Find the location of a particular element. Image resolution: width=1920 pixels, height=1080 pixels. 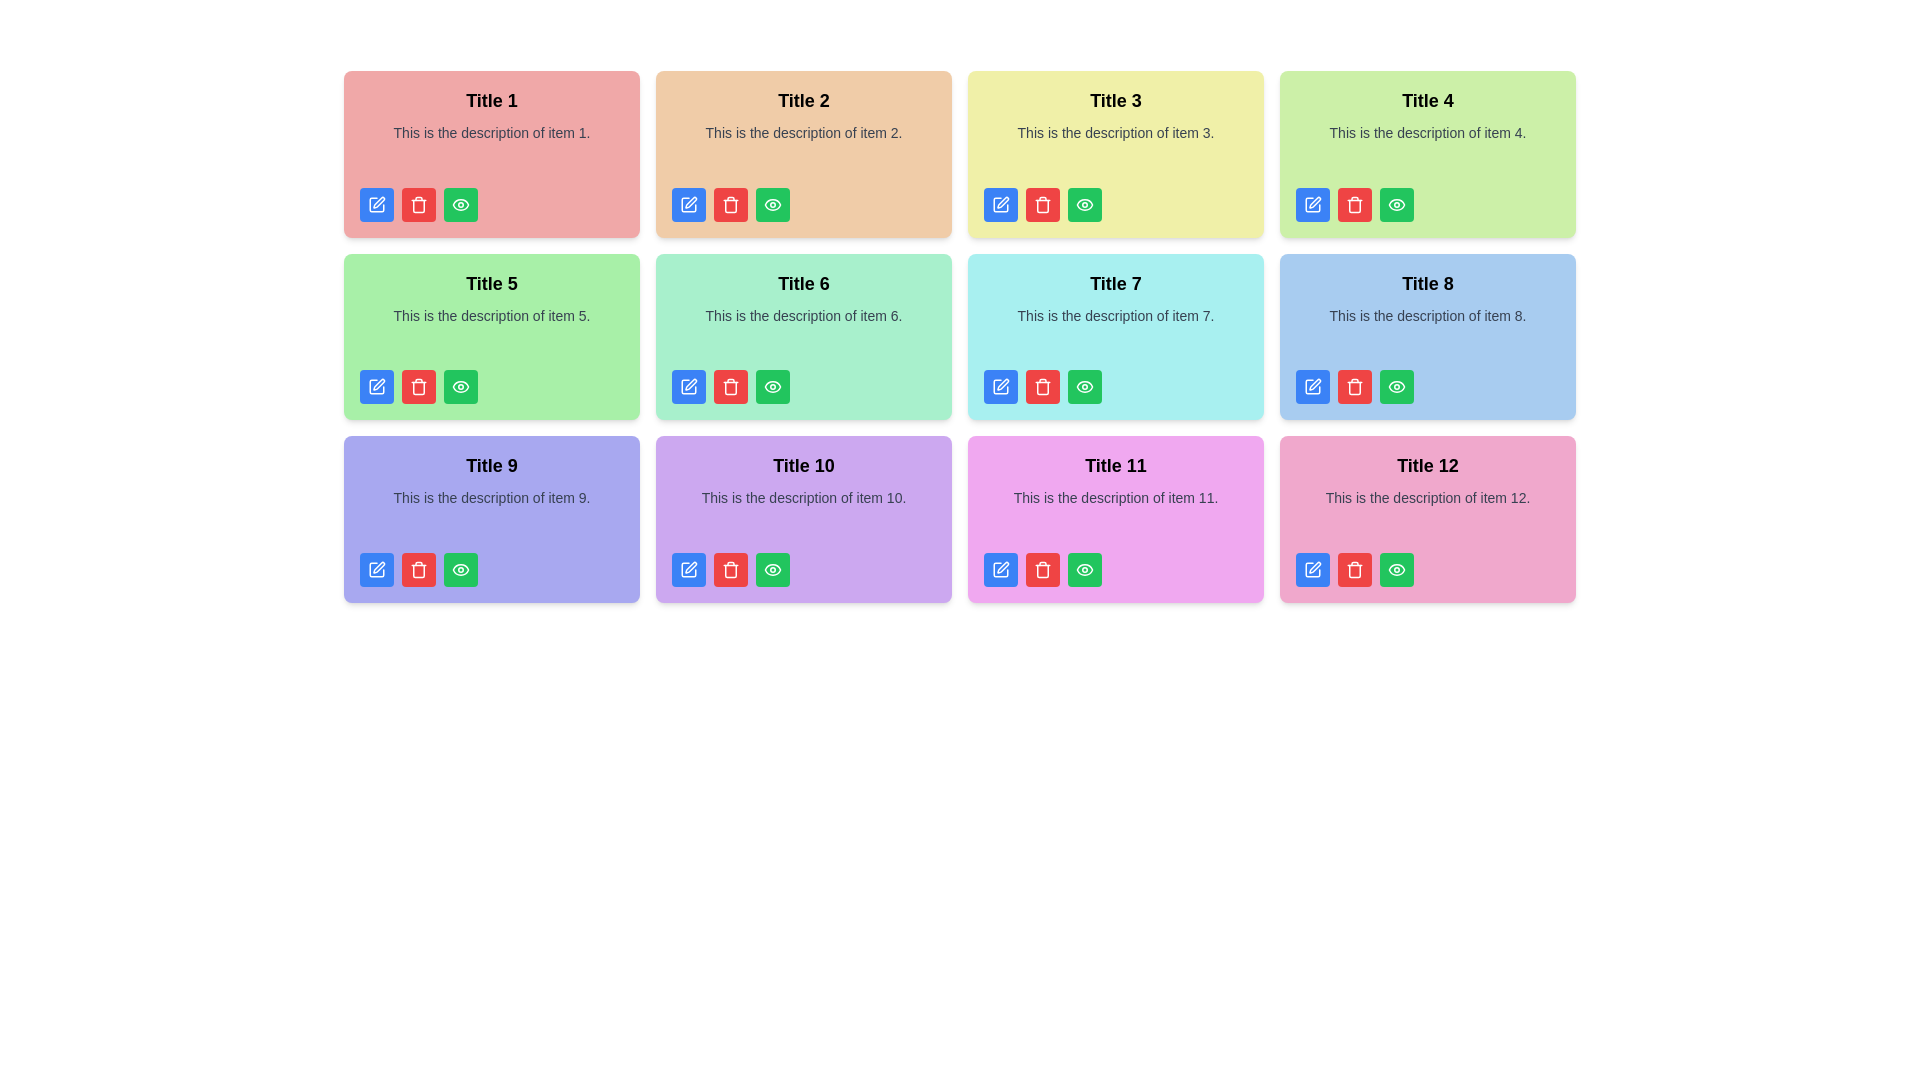

the icons within the Card component located in the bottom row and the second column of the grid, which is to the right of 'Title 9' and to the left of 'Title 11' is located at coordinates (804, 518).